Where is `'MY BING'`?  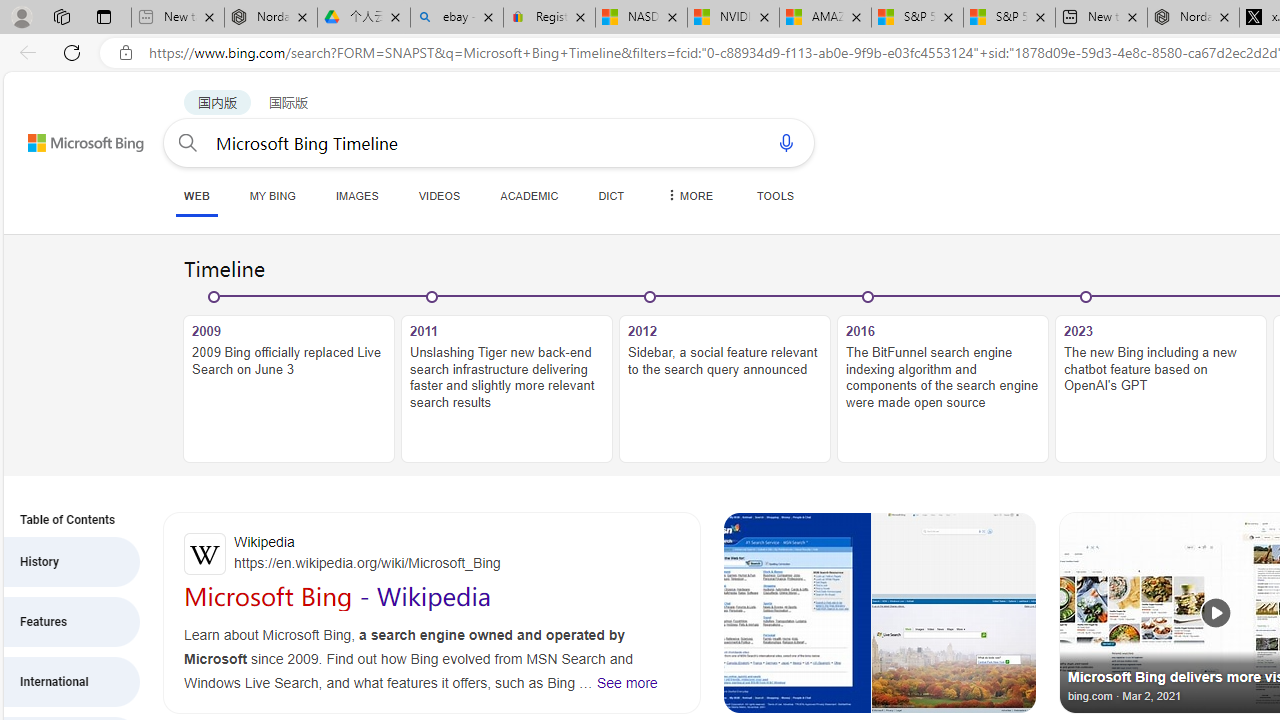
'MY BING' is located at coordinates (271, 195).